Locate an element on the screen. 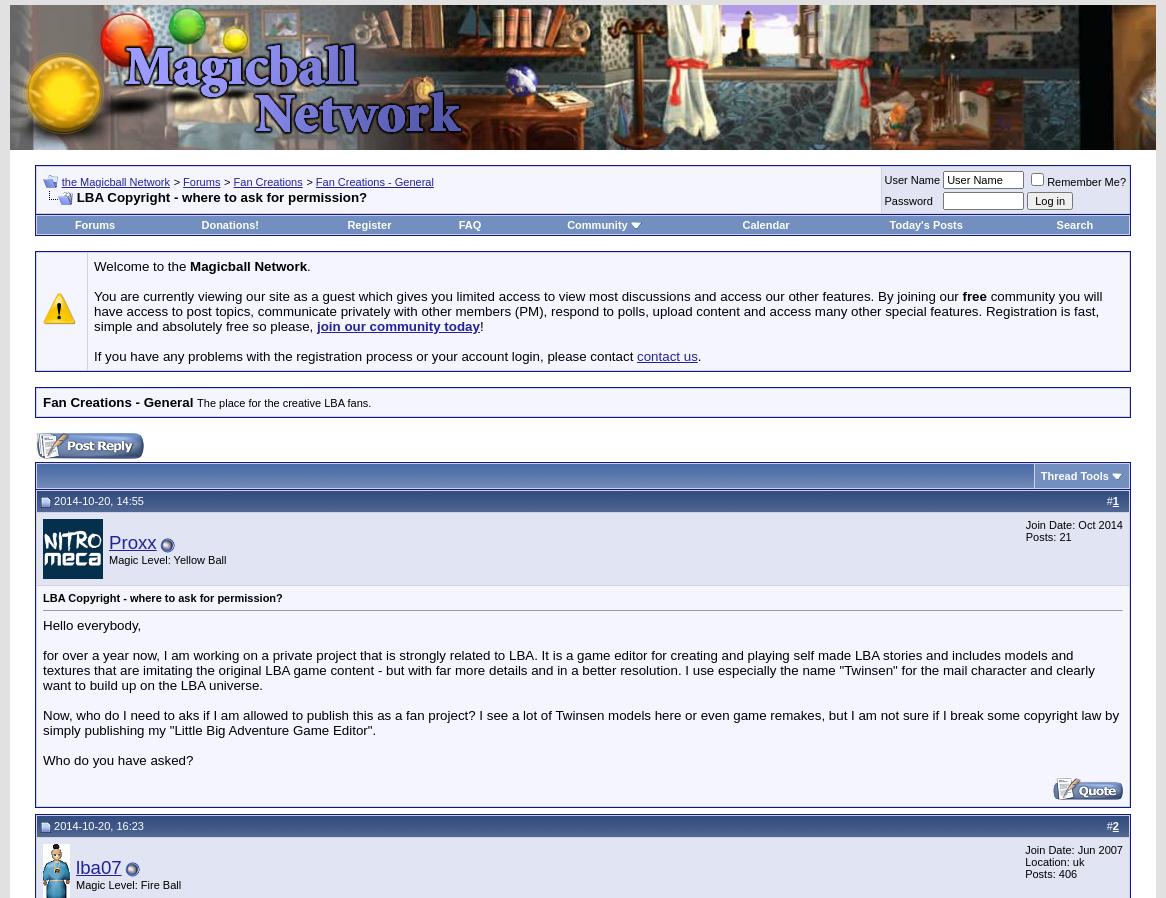 Image resolution: width=1166 pixels, height=898 pixels. 'If you have any problems with the registration process or your account login, please contact' is located at coordinates (92, 356).